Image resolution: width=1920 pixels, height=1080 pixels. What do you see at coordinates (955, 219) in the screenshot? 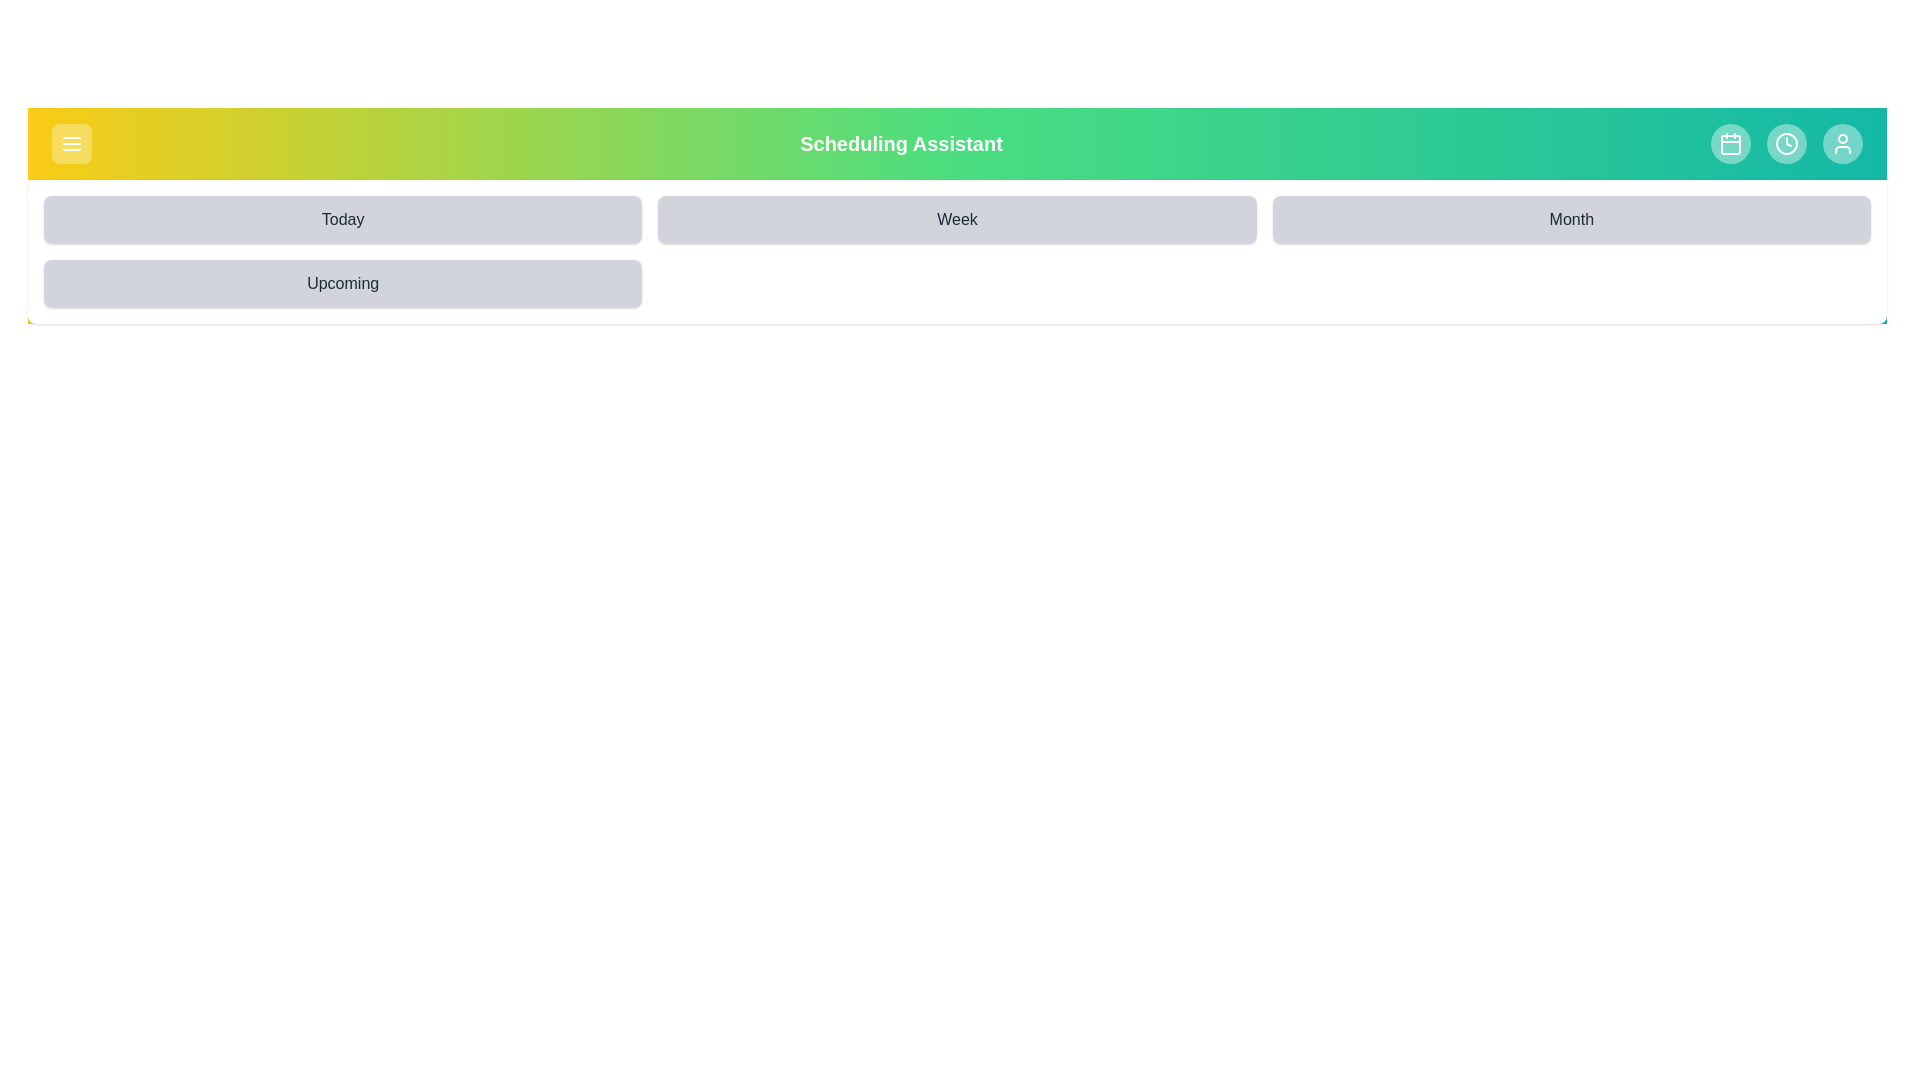
I see `the button corresponding to the selected time period: Week` at bounding box center [955, 219].